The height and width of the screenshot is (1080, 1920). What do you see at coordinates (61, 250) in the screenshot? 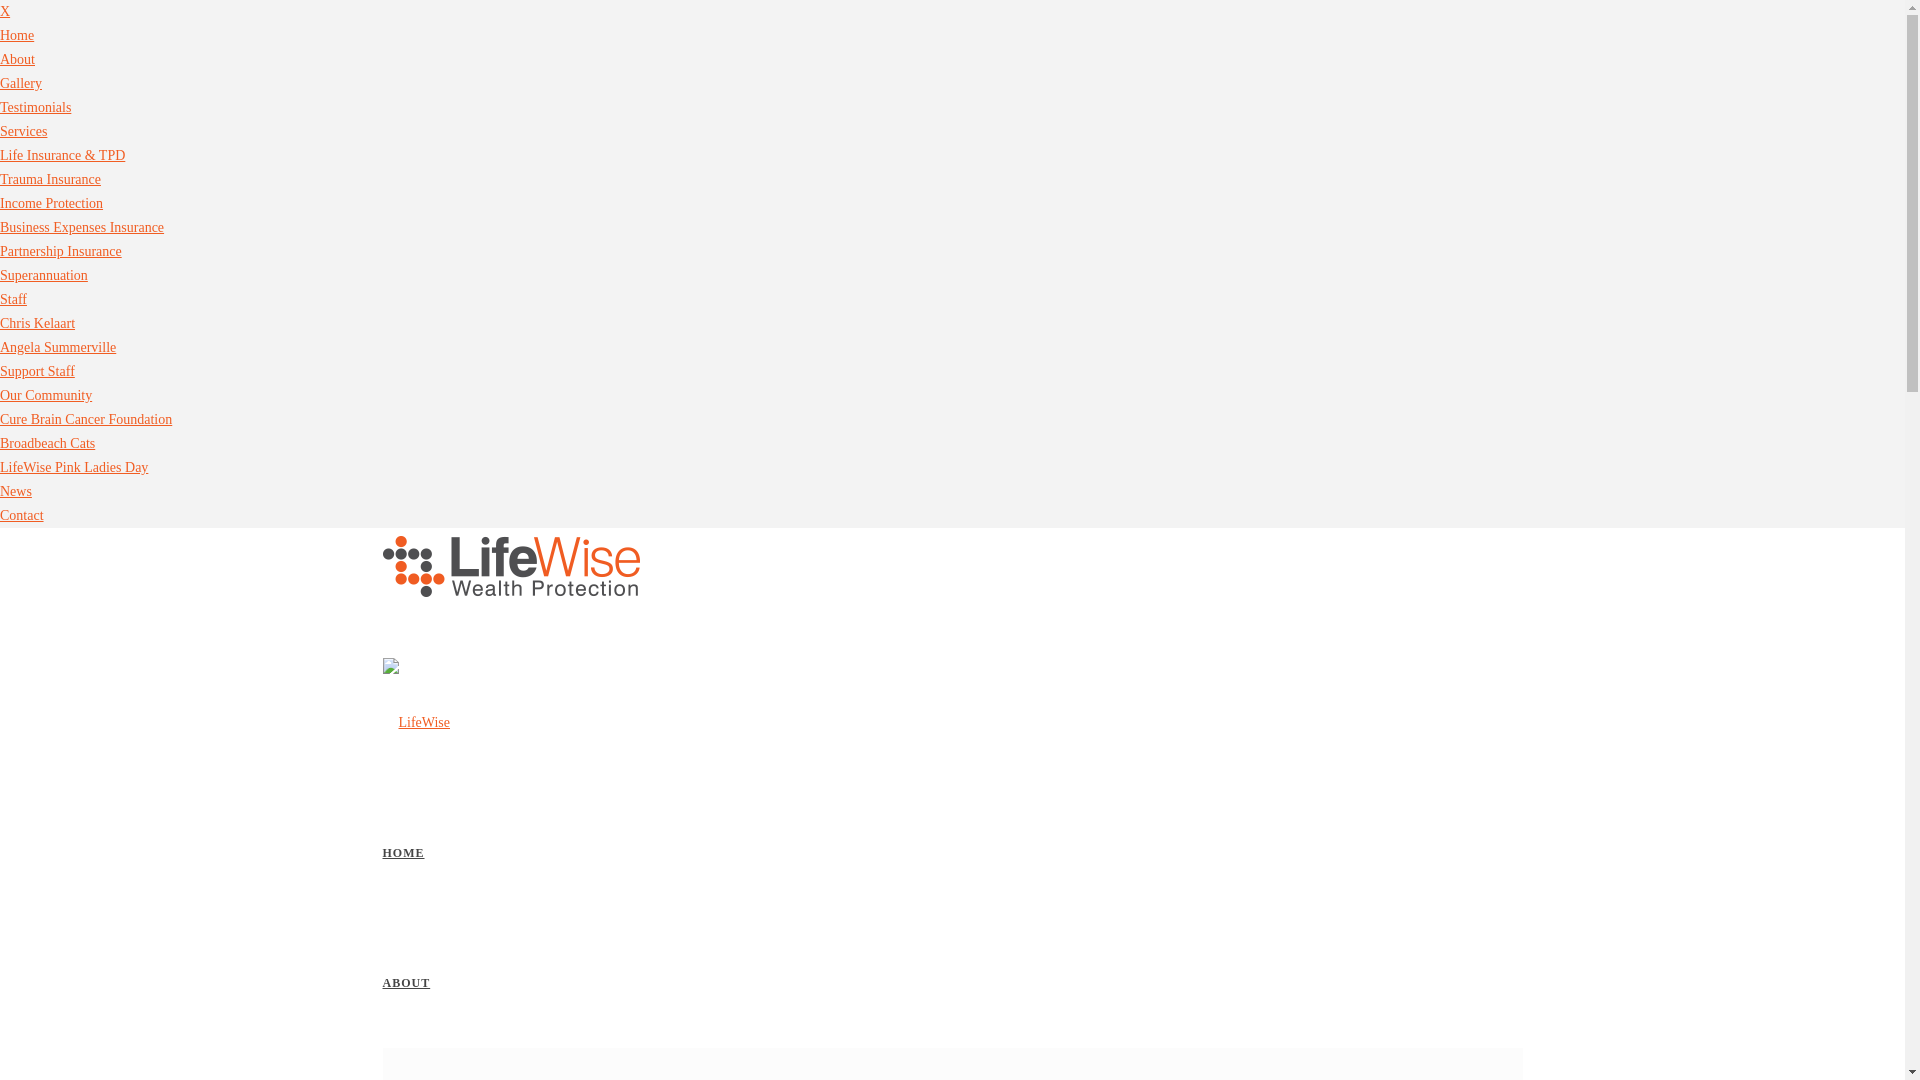
I see `'Partnership Insurance'` at bounding box center [61, 250].